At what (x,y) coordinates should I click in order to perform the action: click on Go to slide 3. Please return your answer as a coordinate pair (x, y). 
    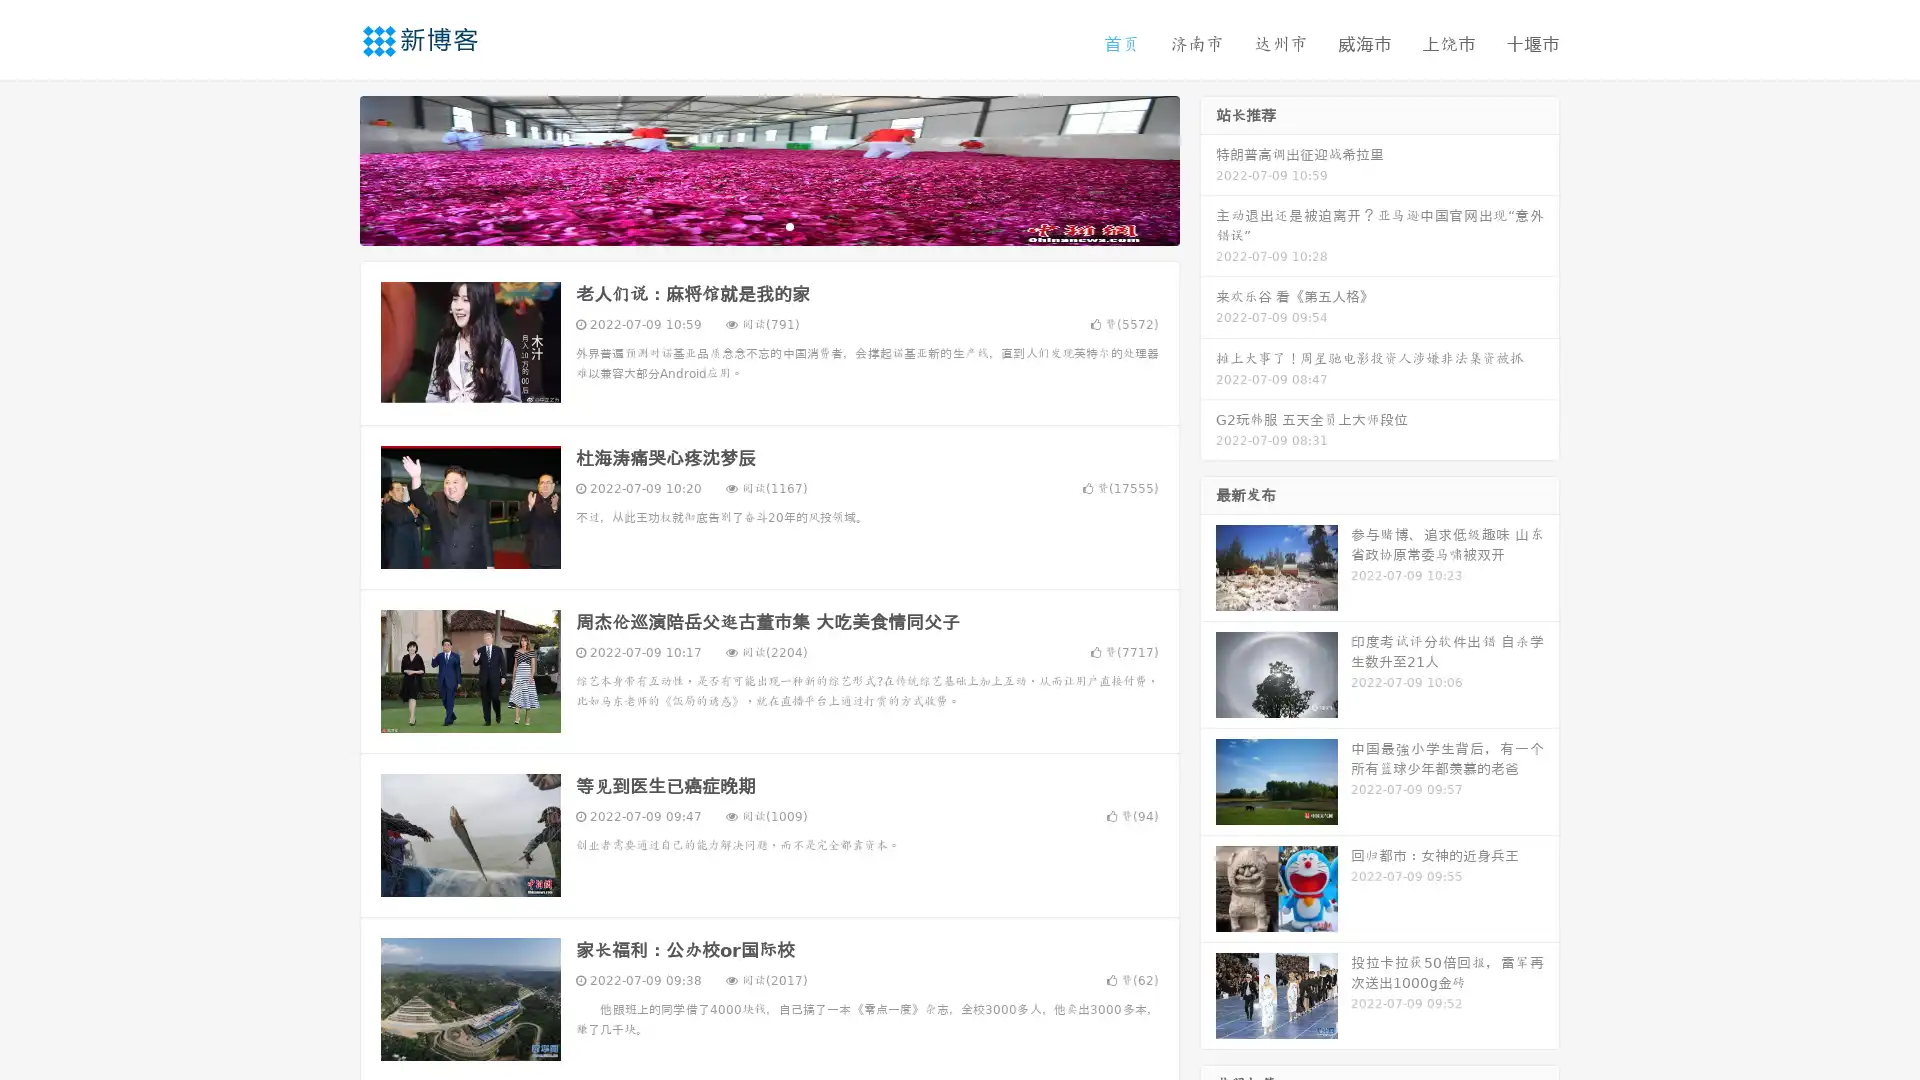
    Looking at the image, I should click on (789, 225).